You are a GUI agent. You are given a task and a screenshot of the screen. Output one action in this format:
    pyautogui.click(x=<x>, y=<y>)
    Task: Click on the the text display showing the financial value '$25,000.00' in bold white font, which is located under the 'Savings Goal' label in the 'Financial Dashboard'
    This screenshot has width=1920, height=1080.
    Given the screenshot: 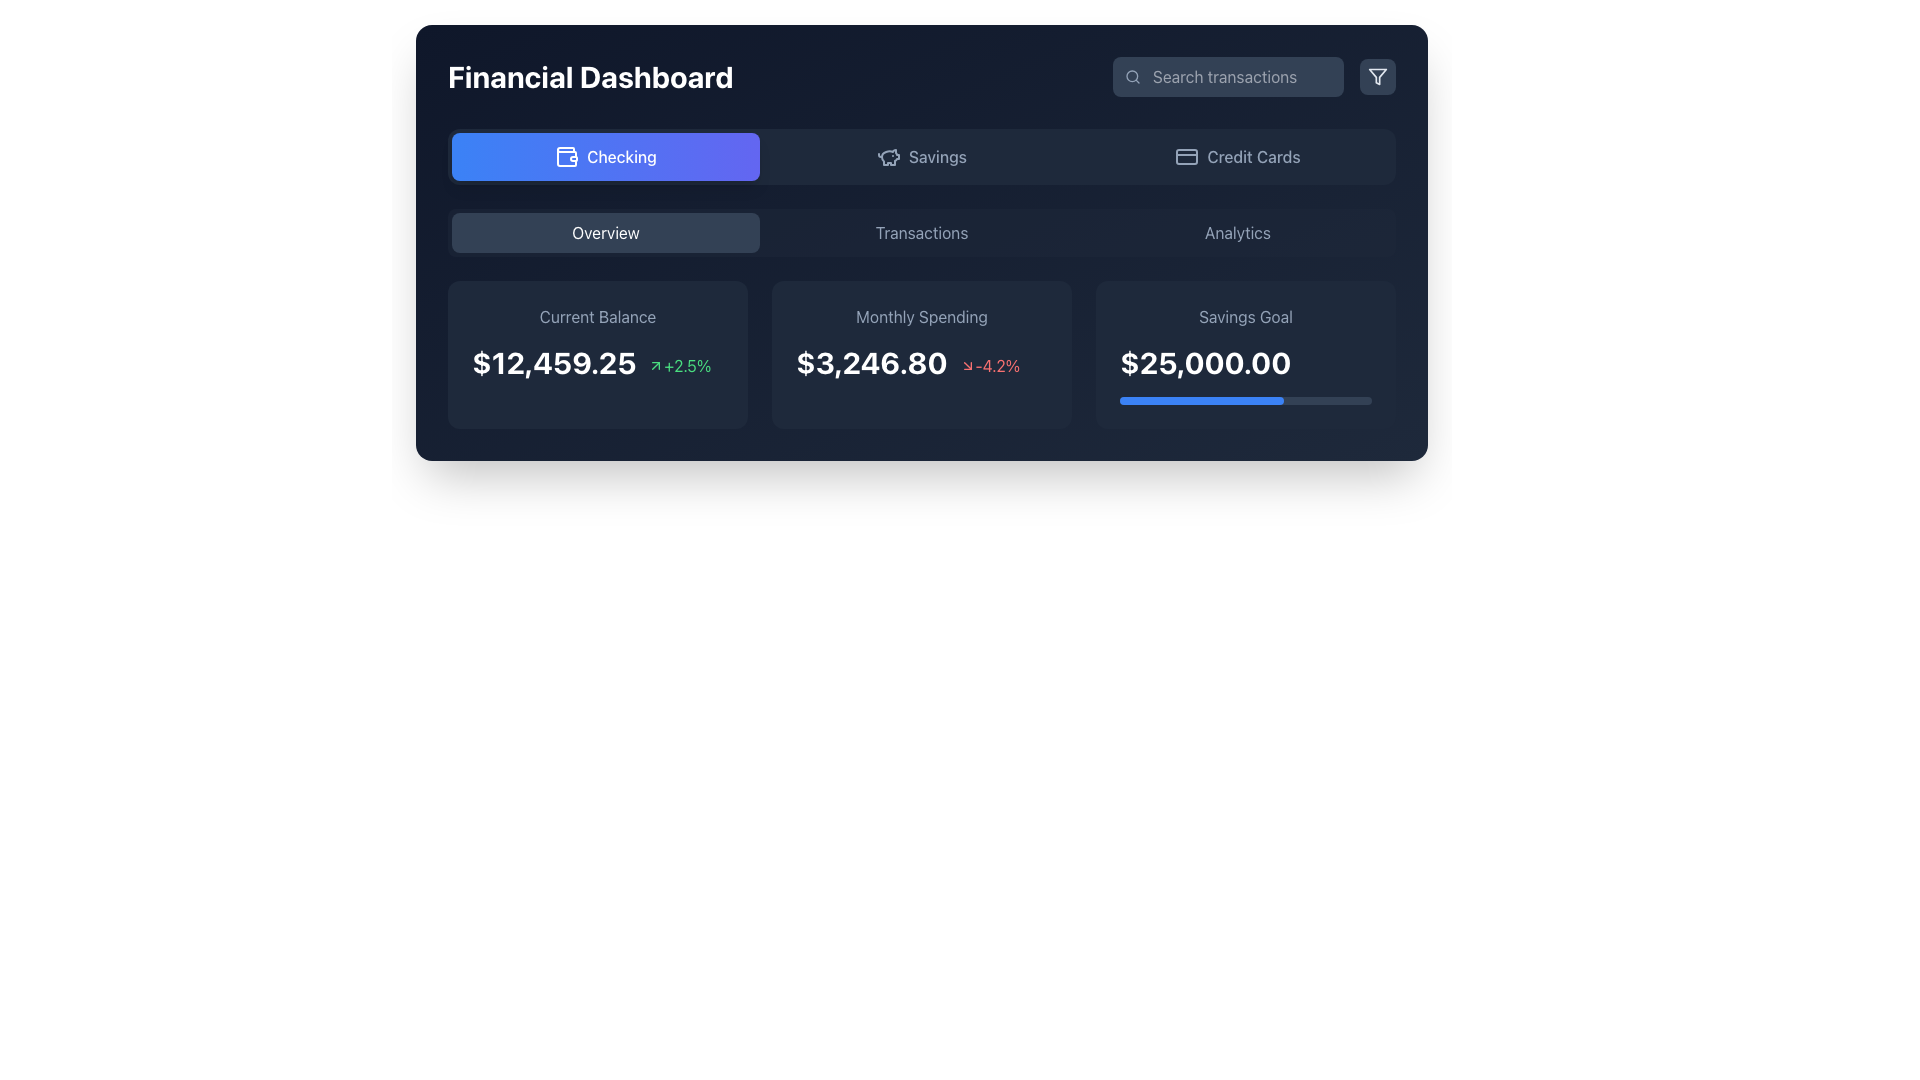 What is the action you would take?
    pyautogui.click(x=1245, y=362)
    